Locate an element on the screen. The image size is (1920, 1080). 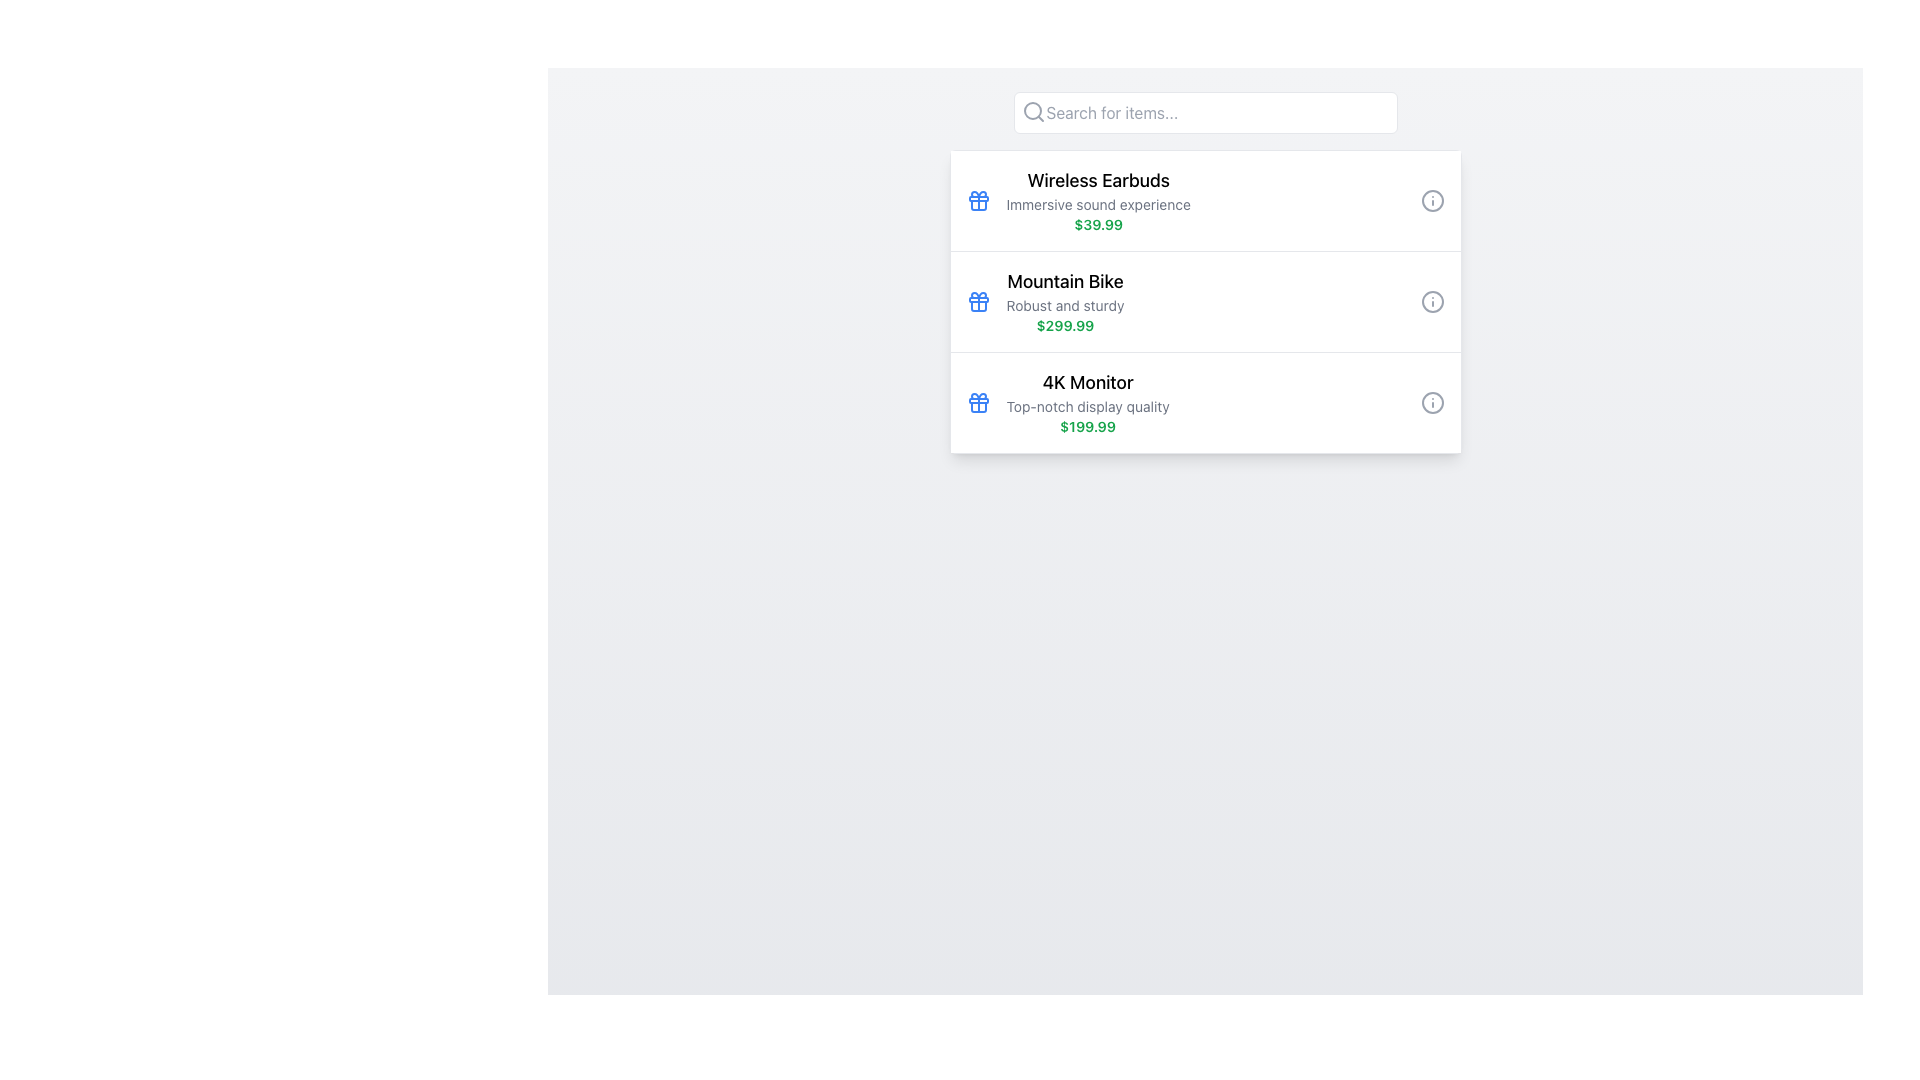
the help indicator icon located at the far right of the 'Mountain Bike' product card is located at coordinates (1431, 301).